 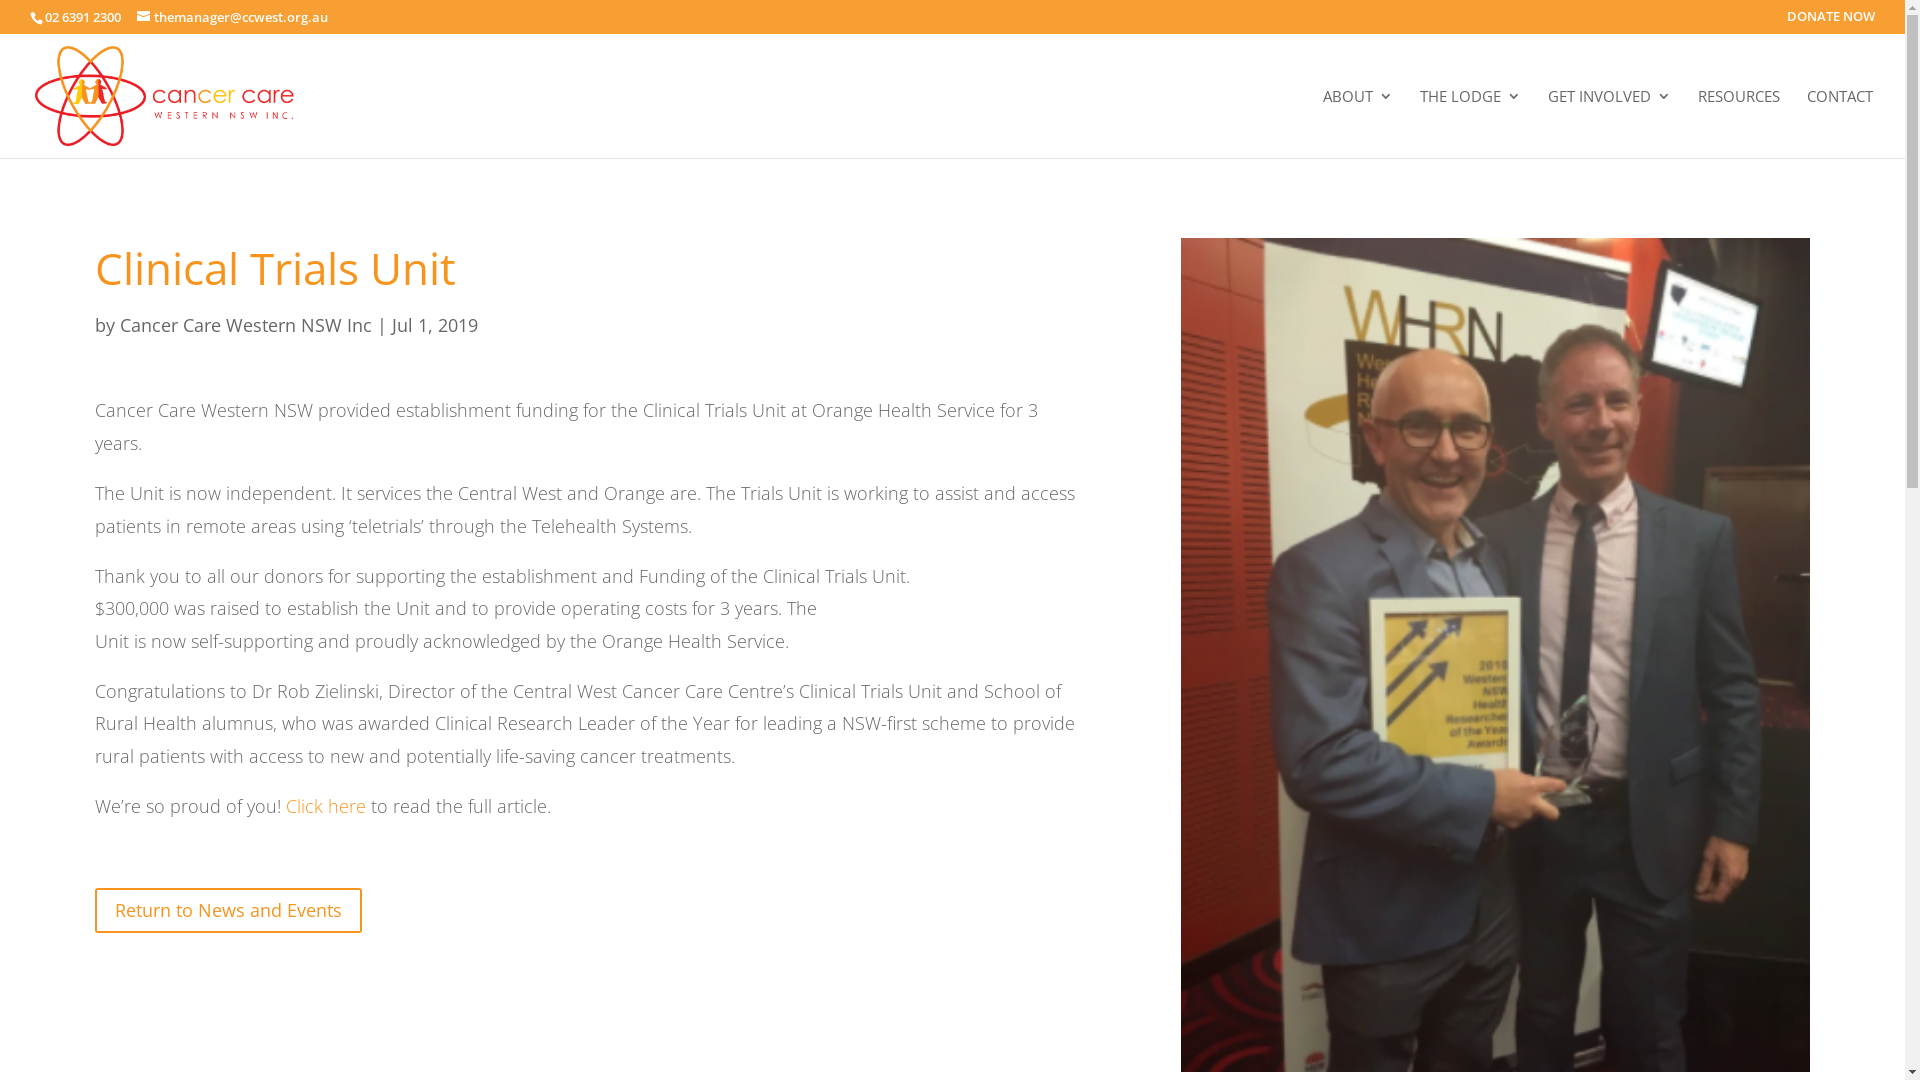 I want to click on '02 6391 2300', so click(x=44, y=16).